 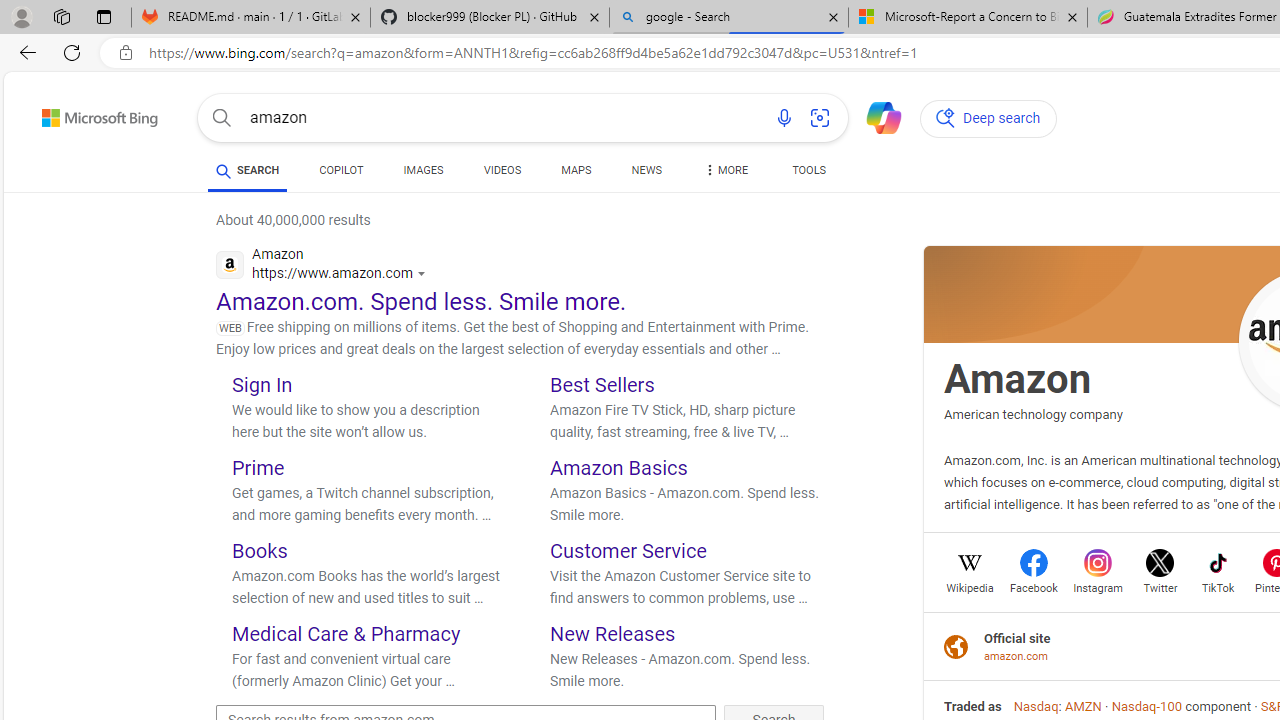 What do you see at coordinates (820, 118) in the screenshot?
I see `'Search using an image'` at bounding box center [820, 118].